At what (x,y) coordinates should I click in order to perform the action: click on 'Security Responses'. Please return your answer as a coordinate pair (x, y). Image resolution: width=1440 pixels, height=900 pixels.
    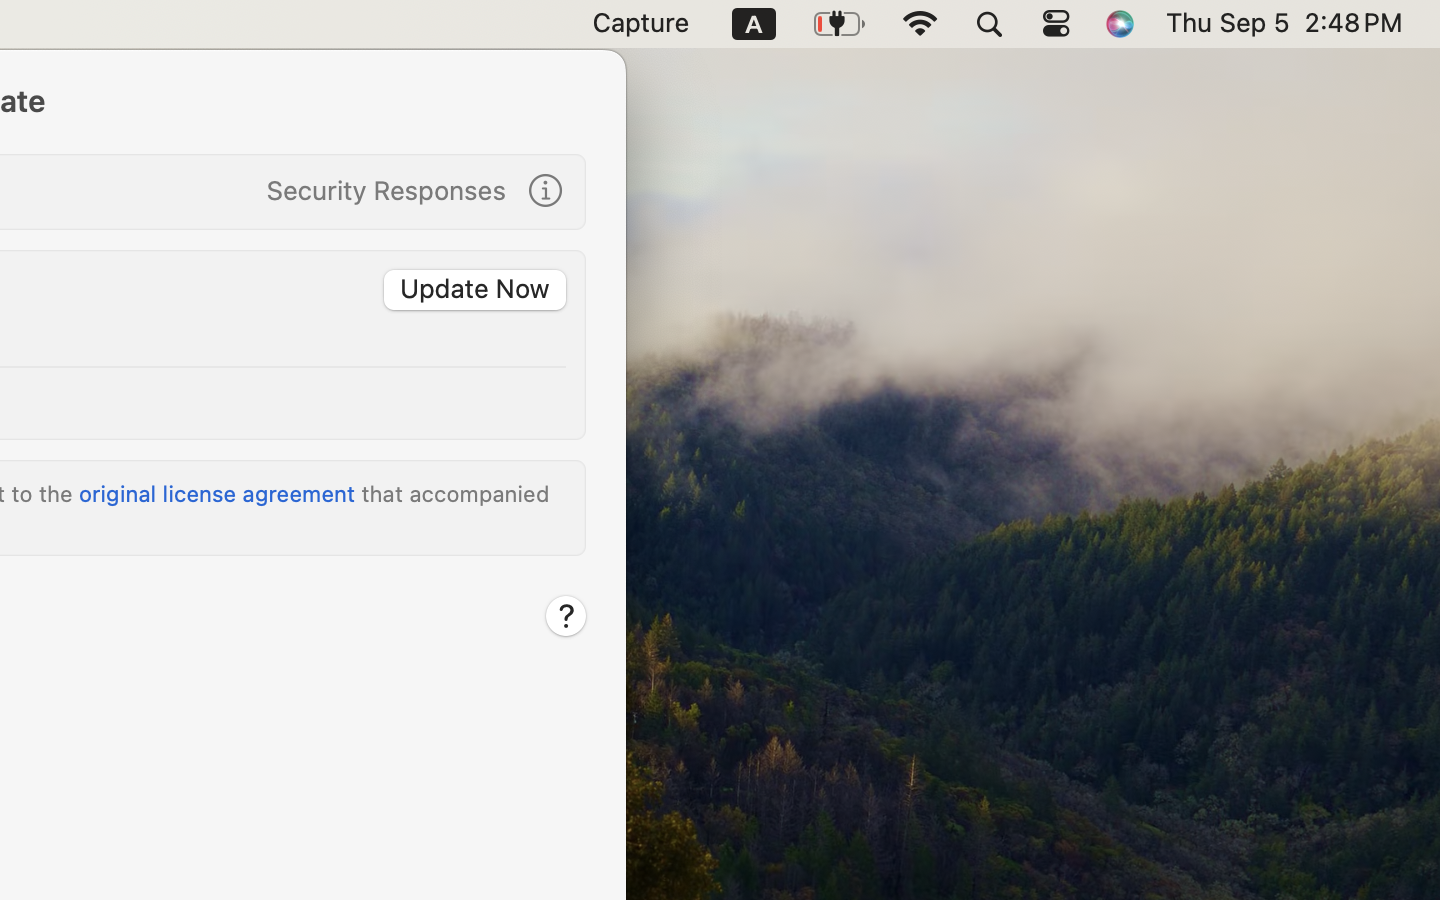
    Looking at the image, I should click on (385, 189).